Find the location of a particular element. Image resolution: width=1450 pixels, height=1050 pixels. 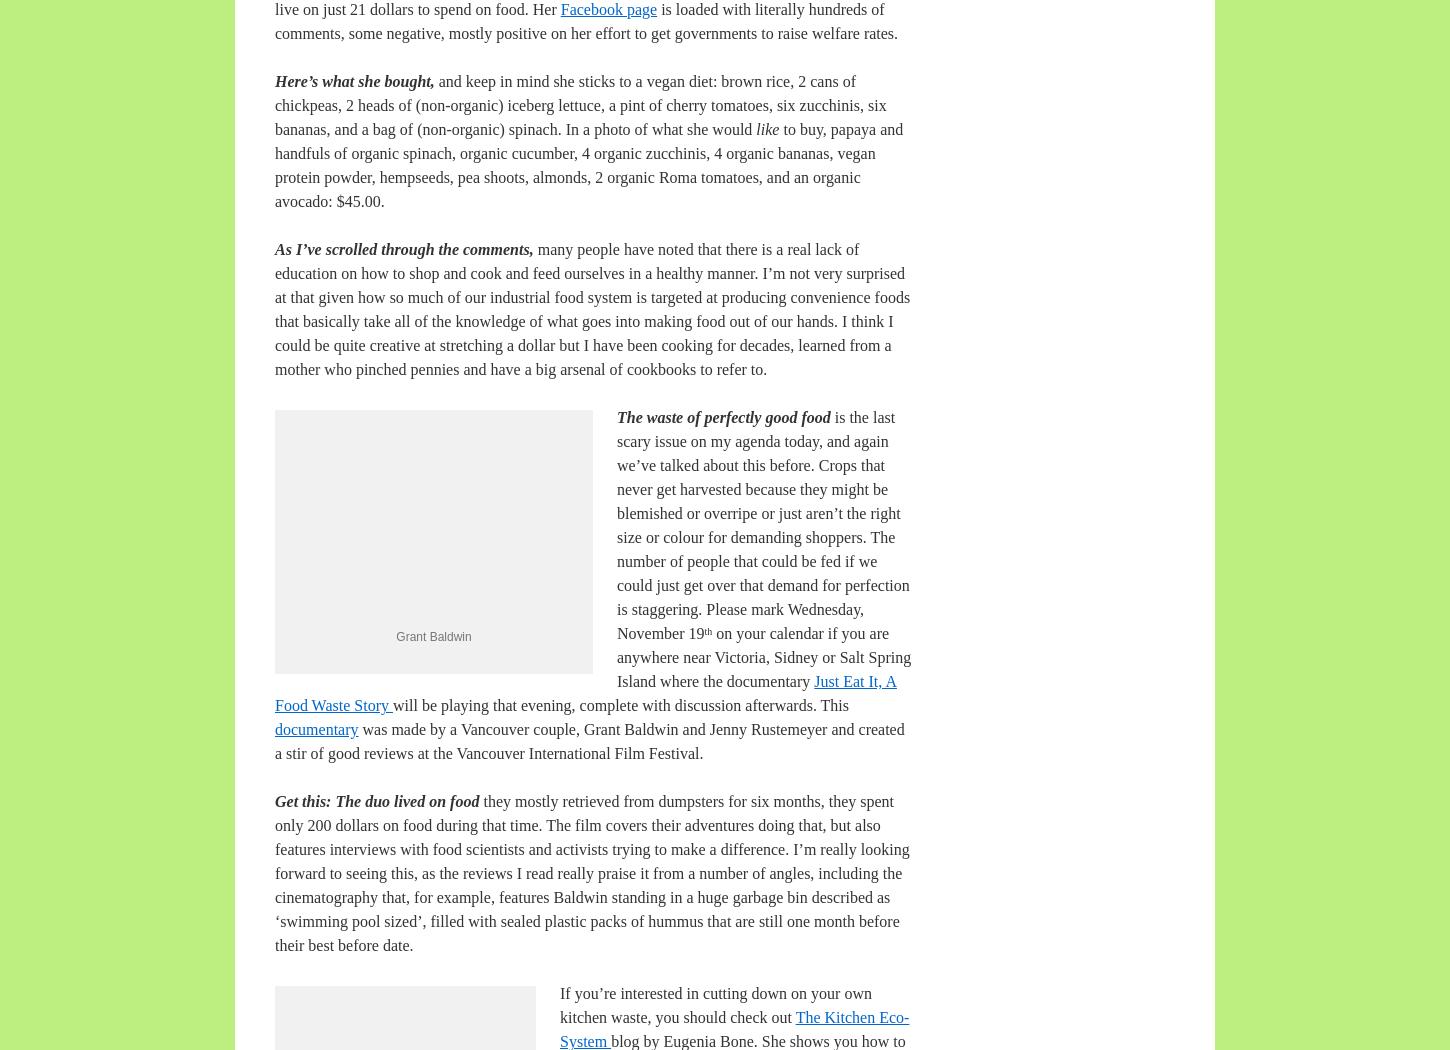

'on your calendar if you are anywhere near Victoria, Sidney or Salt Spring Island where the documentary' is located at coordinates (764, 656).